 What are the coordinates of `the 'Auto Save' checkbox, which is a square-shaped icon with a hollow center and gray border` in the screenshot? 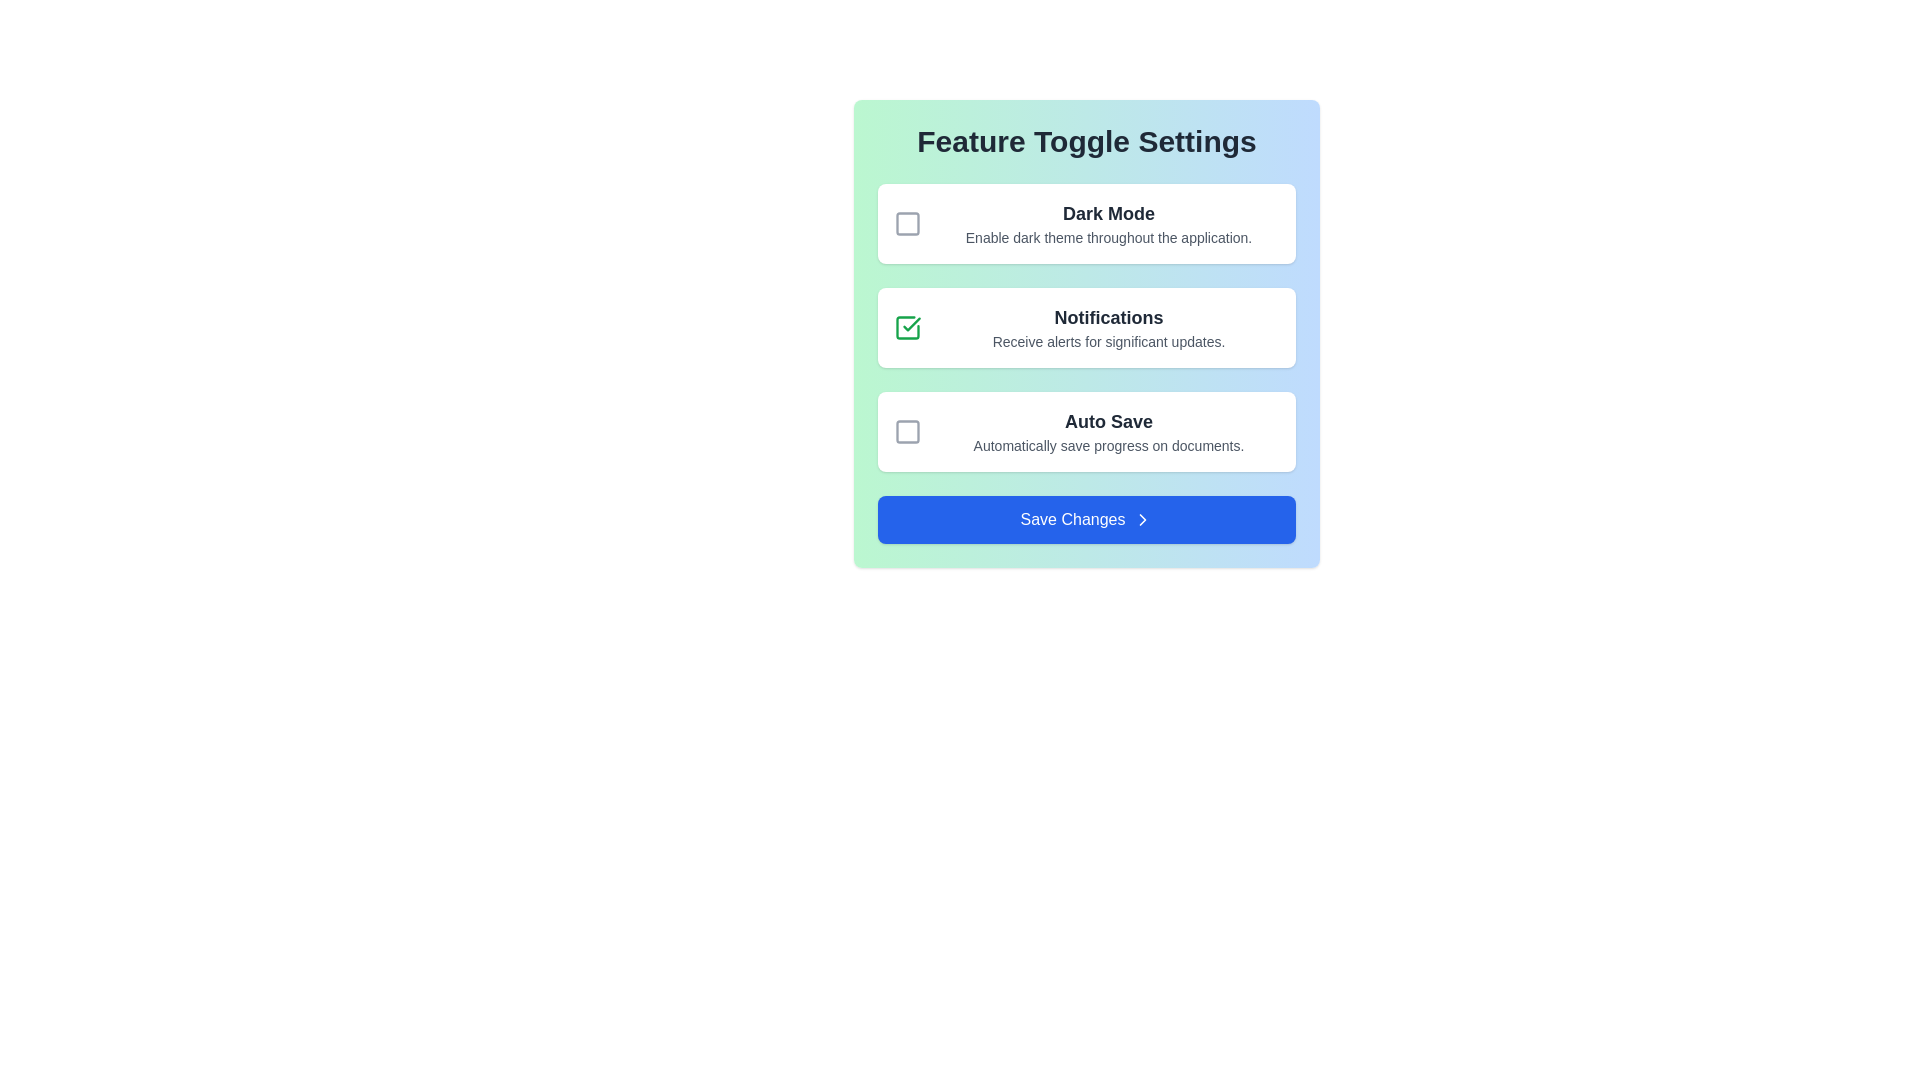 It's located at (906, 431).